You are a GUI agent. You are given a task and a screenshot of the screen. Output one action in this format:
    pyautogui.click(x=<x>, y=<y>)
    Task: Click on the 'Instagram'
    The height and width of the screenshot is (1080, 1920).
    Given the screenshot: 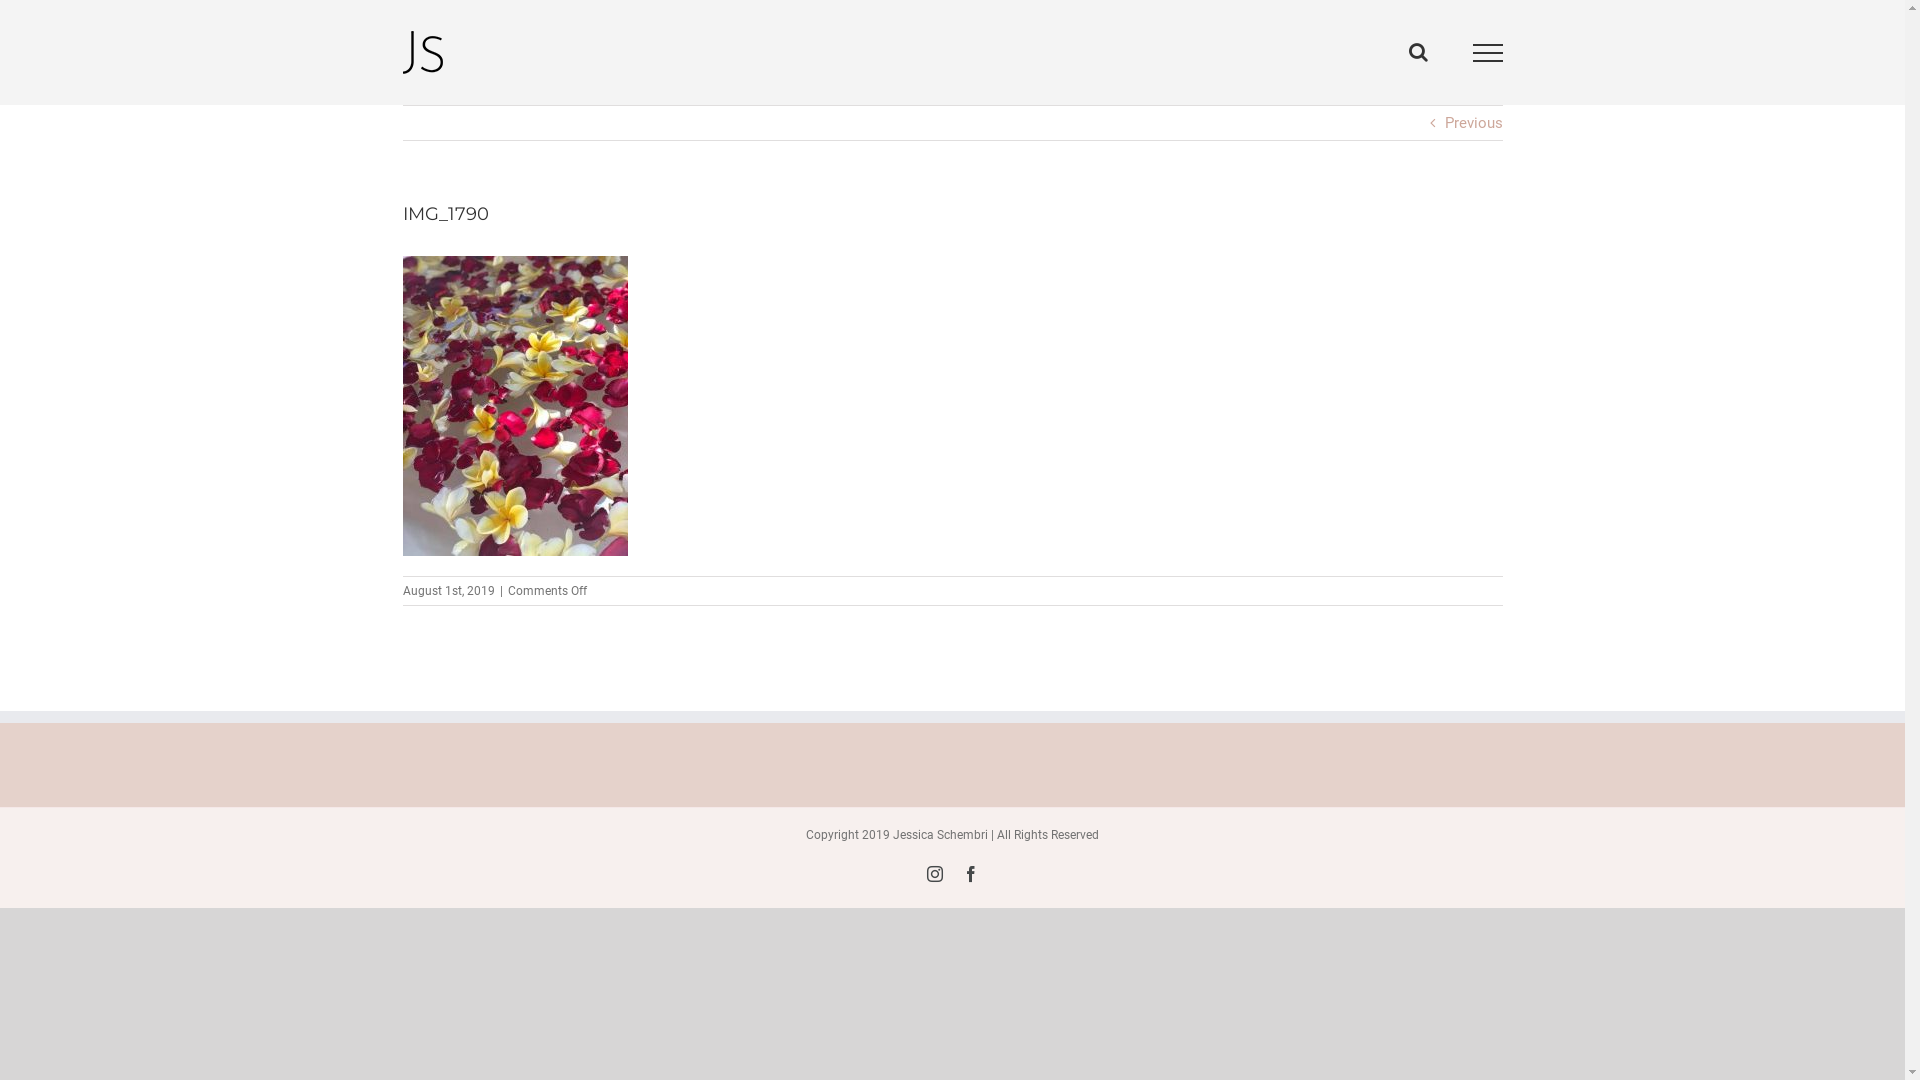 What is the action you would take?
    pyautogui.click(x=933, y=873)
    